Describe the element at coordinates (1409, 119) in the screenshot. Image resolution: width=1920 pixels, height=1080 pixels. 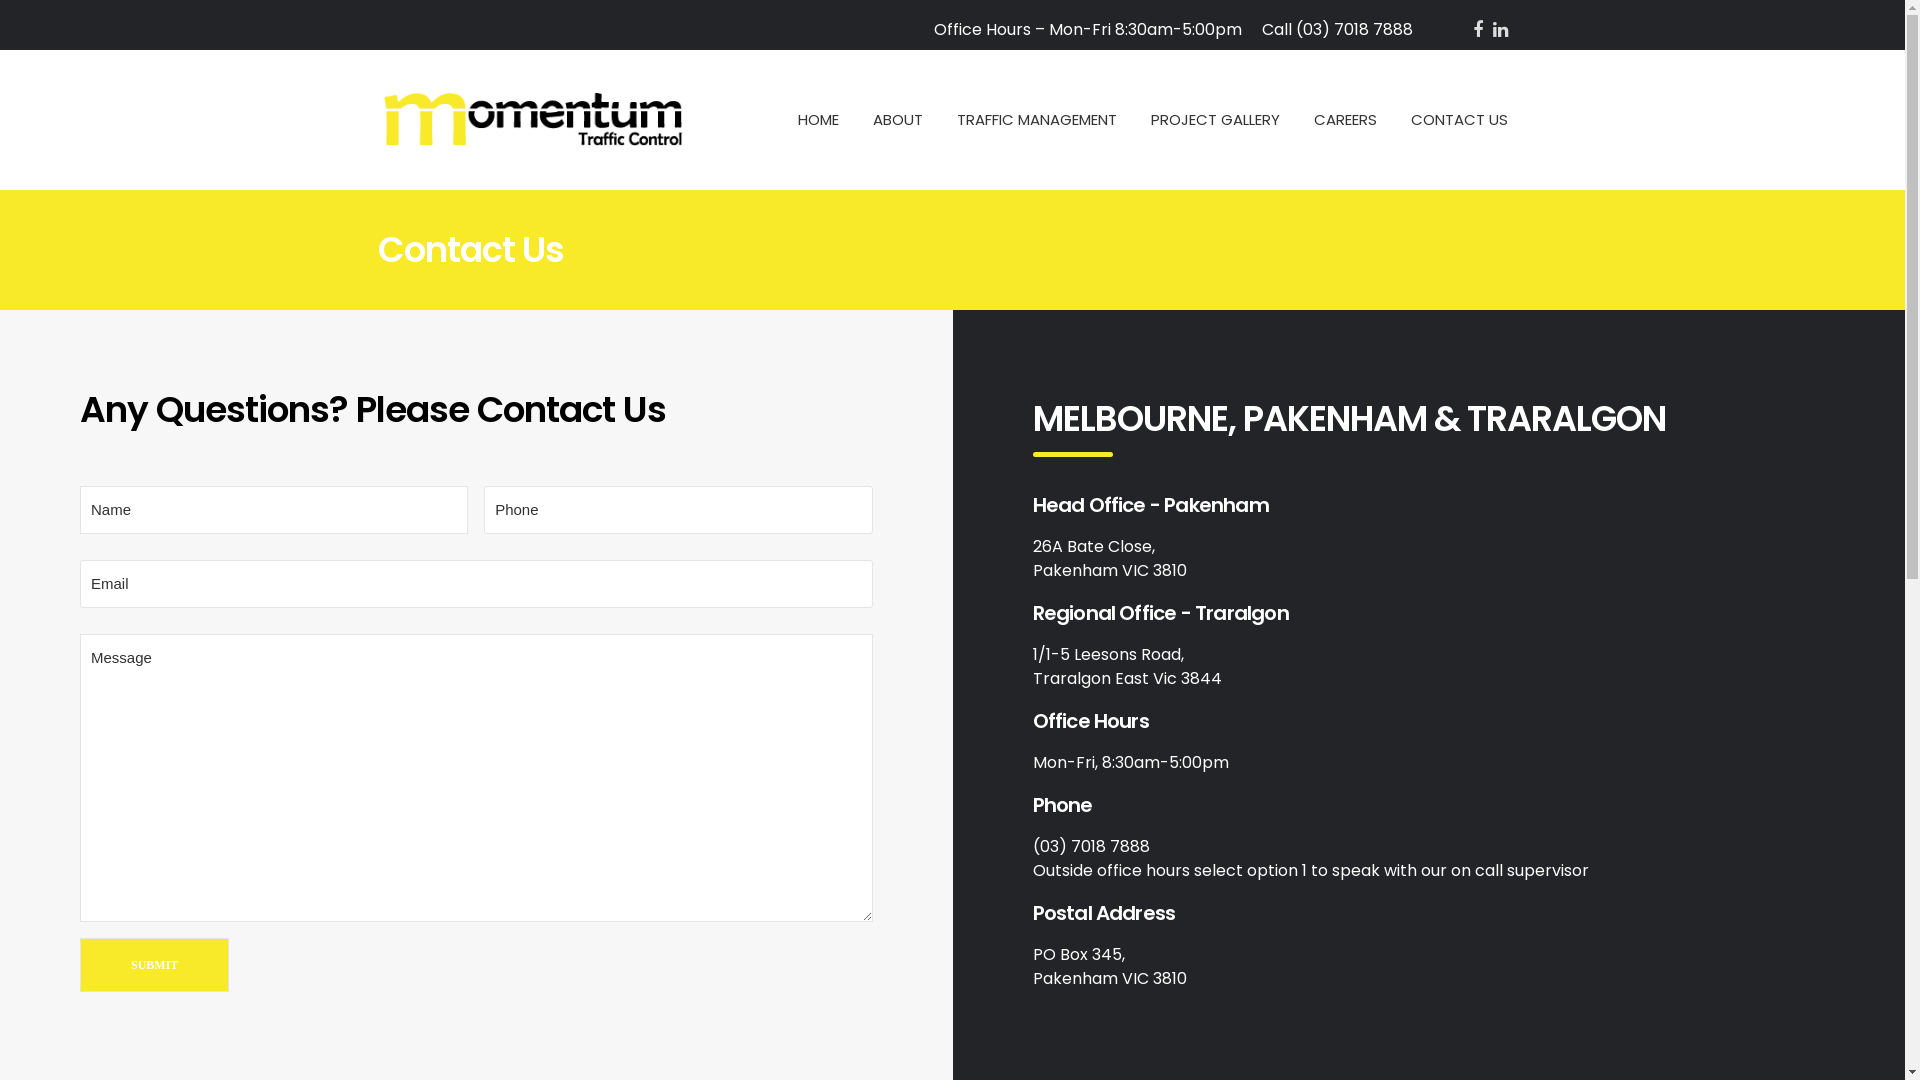
I see `'CONTACT US'` at that location.